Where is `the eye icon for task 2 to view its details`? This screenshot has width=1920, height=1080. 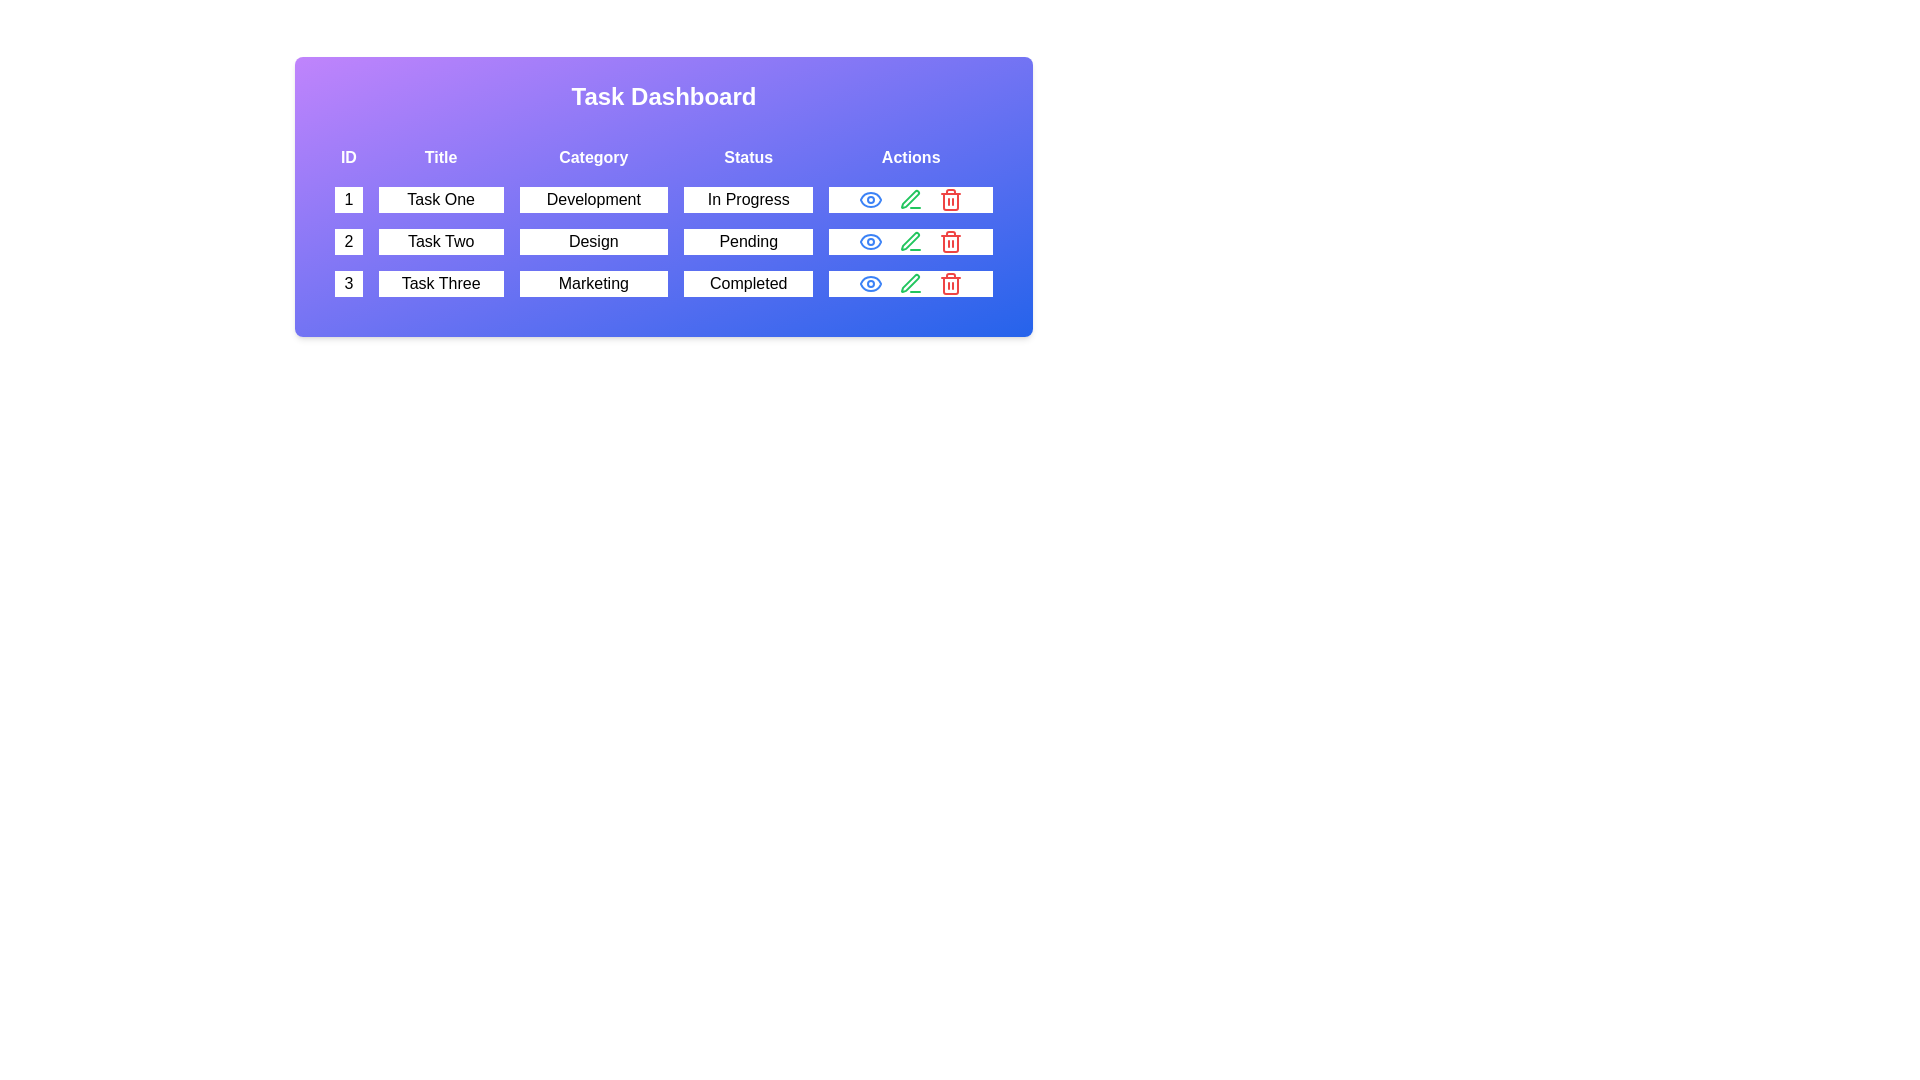 the eye icon for task 2 to view its details is located at coordinates (871, 241).